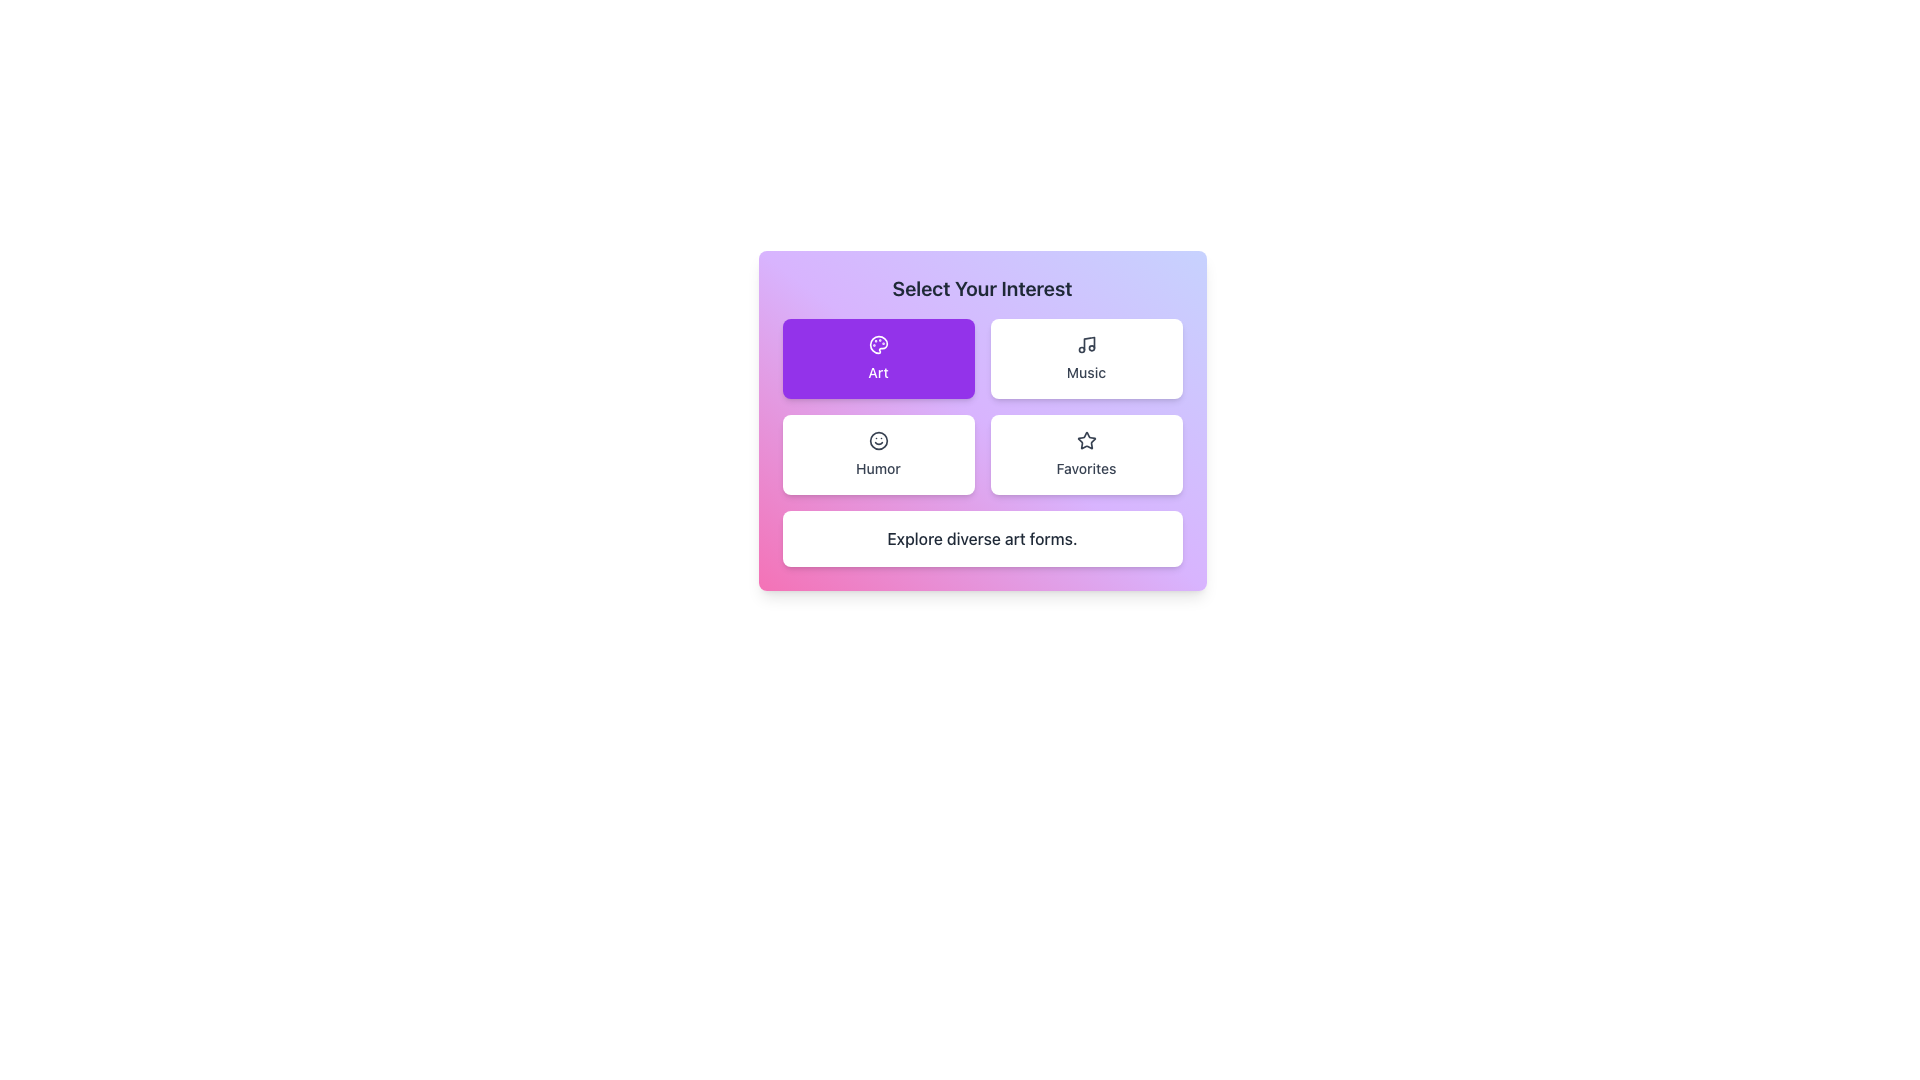 This screenshot has width=1920, height=1080. I want to click on the 'Humor' label text located in the grid layout, which represents the third button in the left column of the second row, so click(878, 469).